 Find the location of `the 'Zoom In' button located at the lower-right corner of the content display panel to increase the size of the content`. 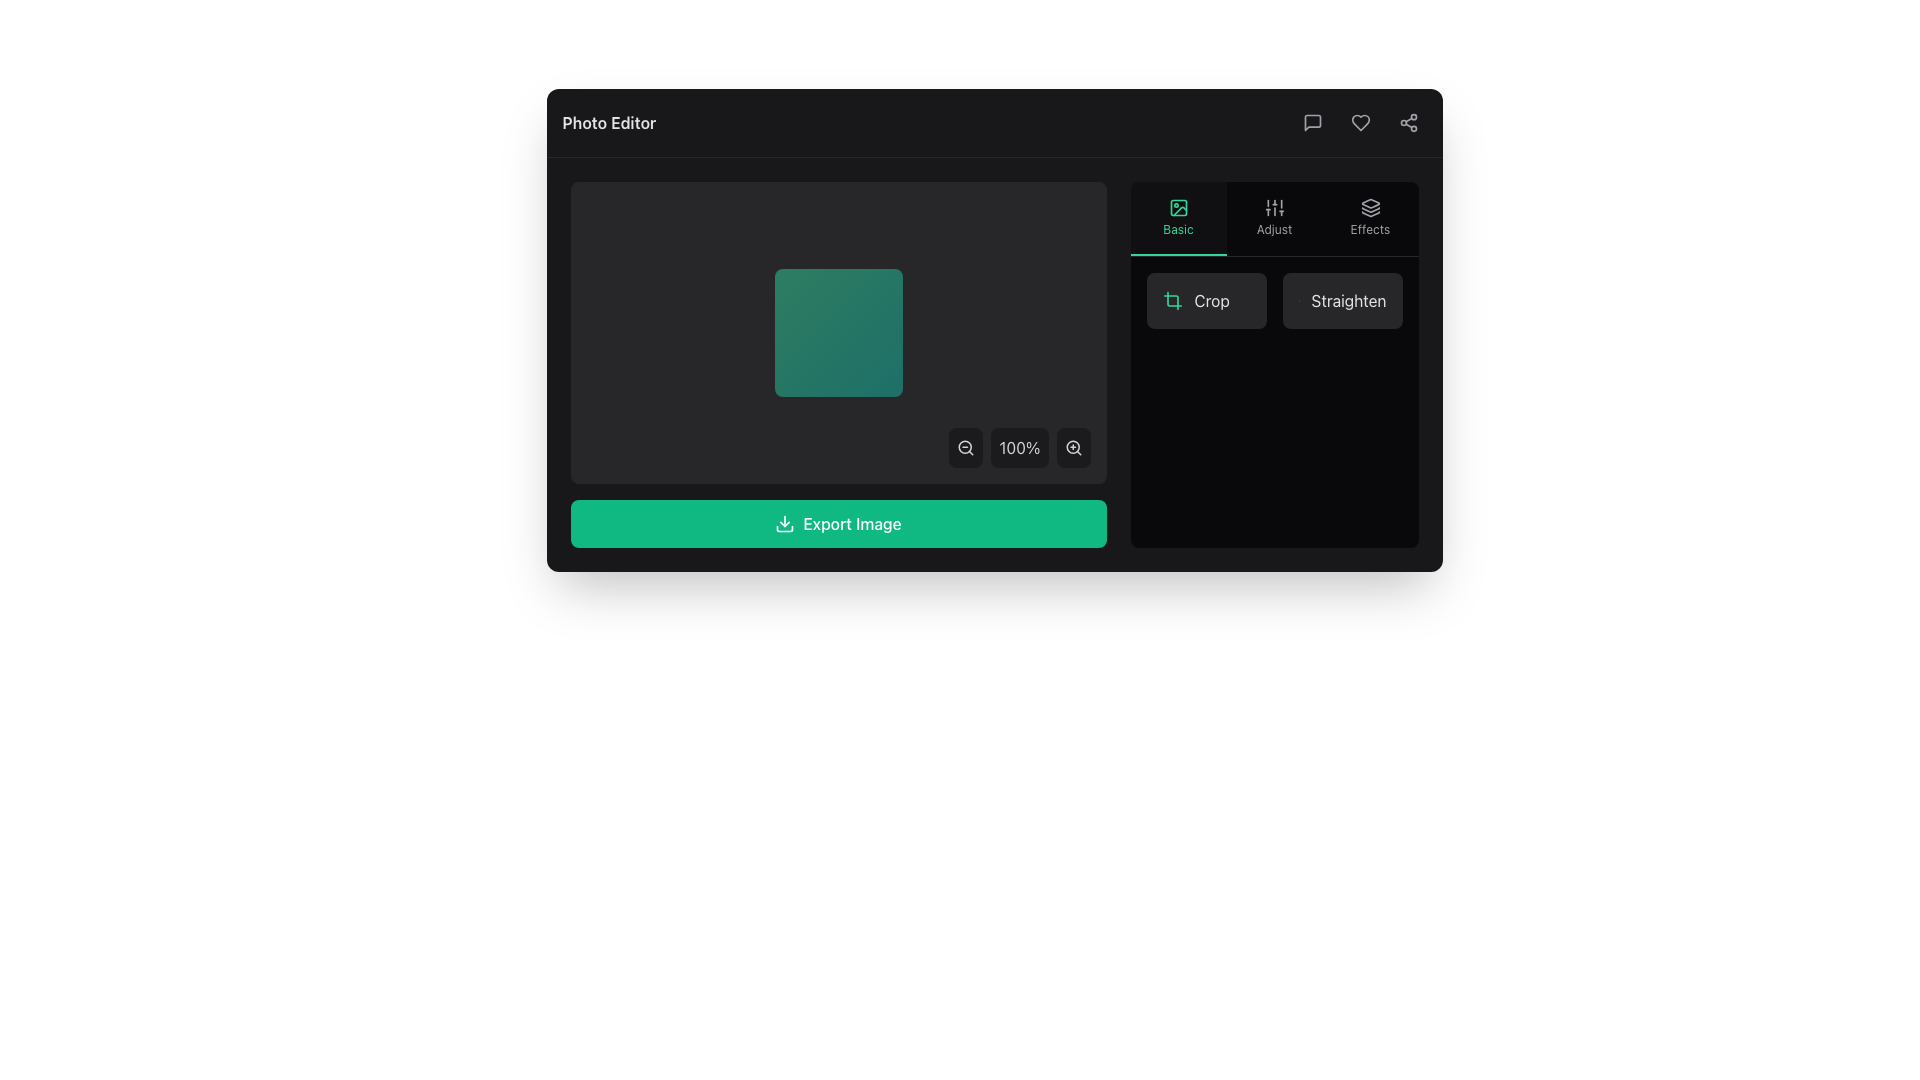

the 'Zoom In' button located at the lower-right corner of the content display panel to increase the size of the content is located at coordinates (1072, 446).